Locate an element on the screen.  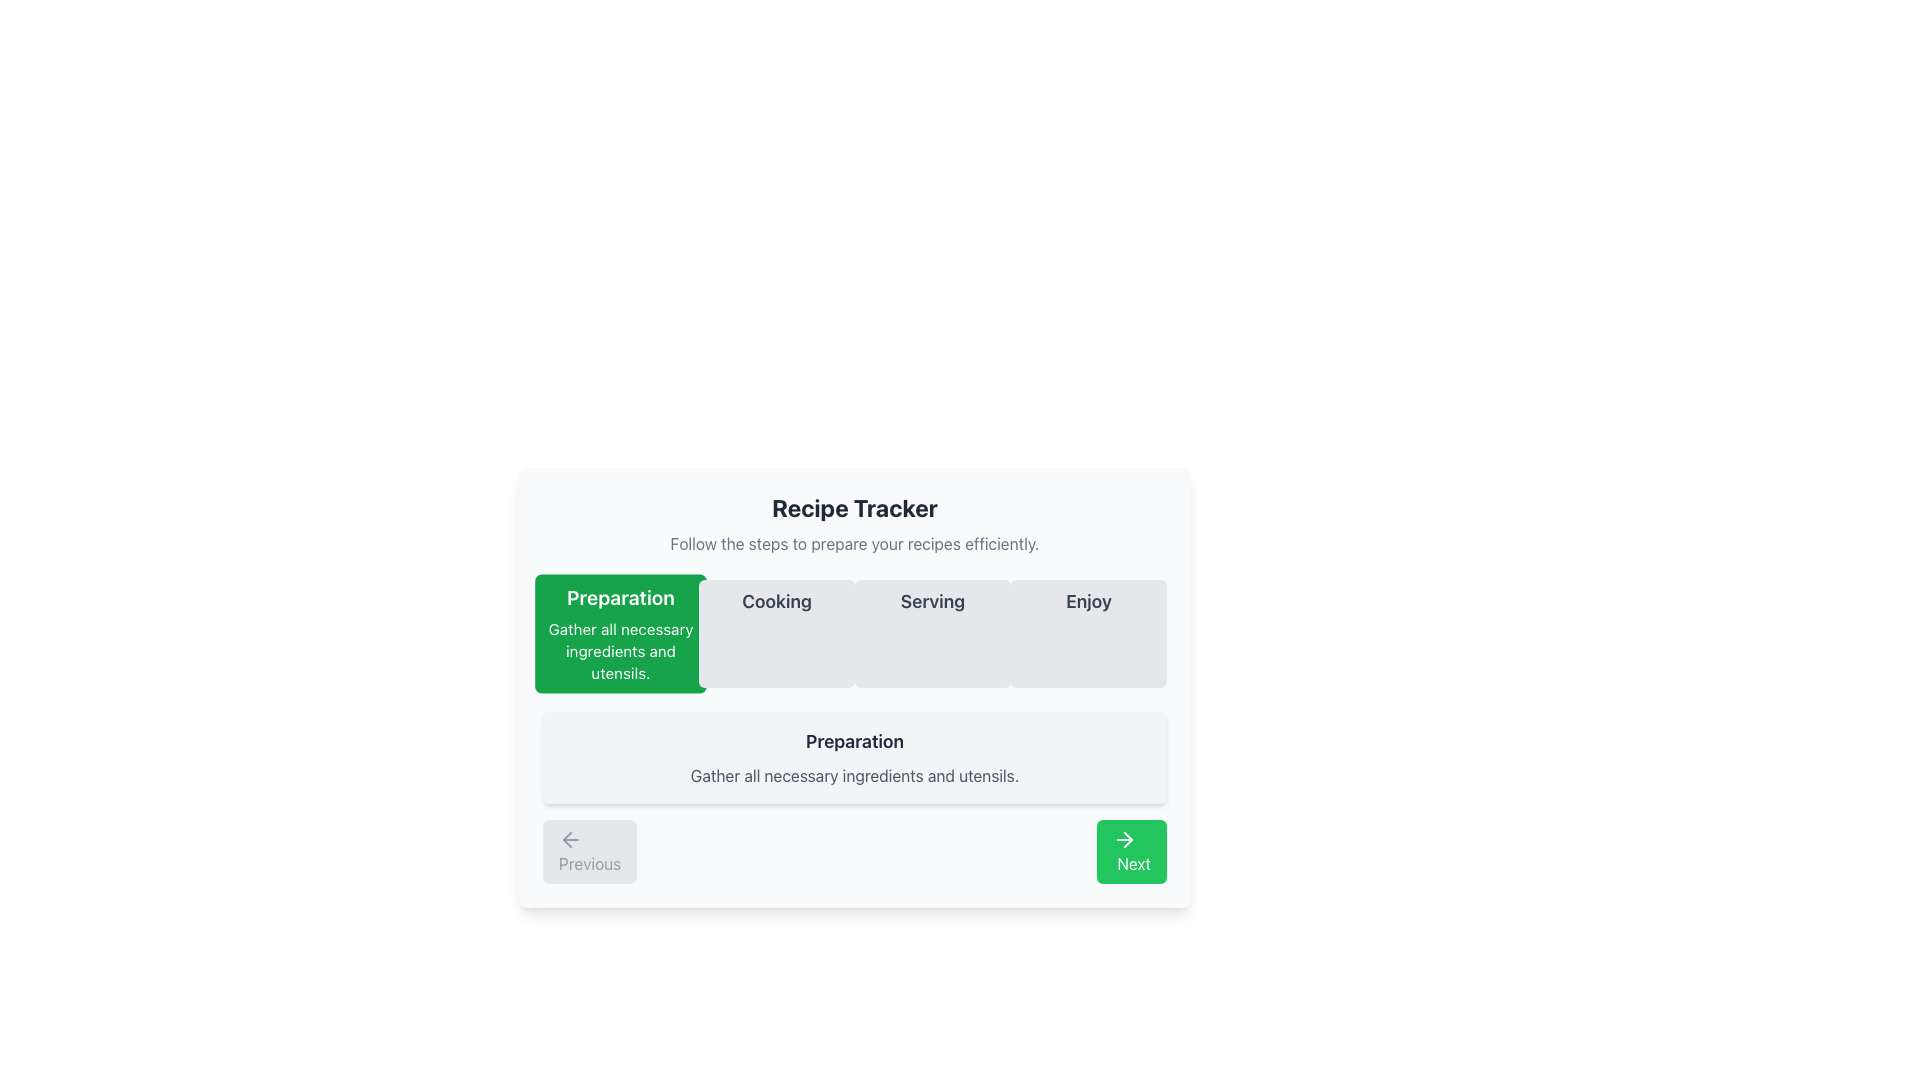
text 'Next' on the green button located at the bottom-right corner of the interface, which indicates that pressing it will proceed to the next step or page is located at coordinates (1134, 863).